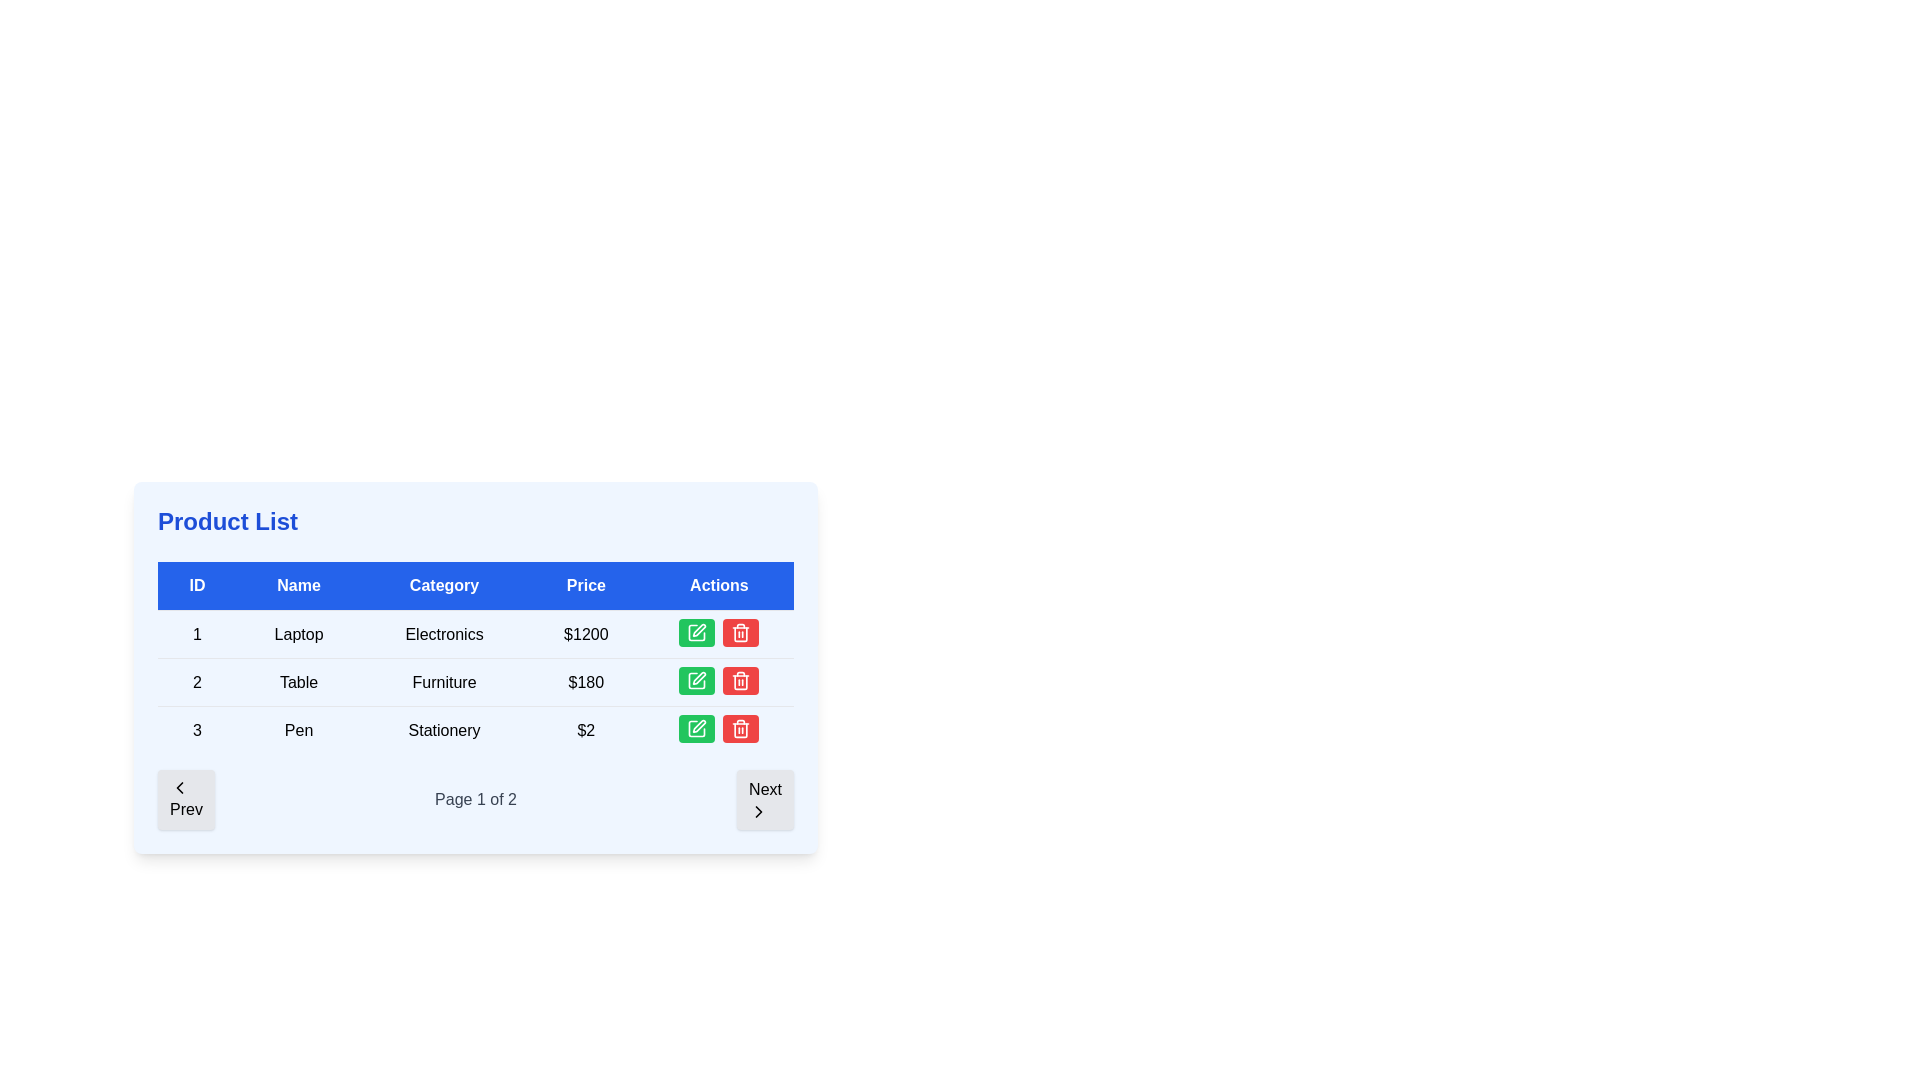 This screenshot has height=1080, width=1920. I want to click on the edit icon button, which is a pen illustration within a green circular background, located in the 'Actions' column of the last row for the 'Pen' product, so click(699, 726).